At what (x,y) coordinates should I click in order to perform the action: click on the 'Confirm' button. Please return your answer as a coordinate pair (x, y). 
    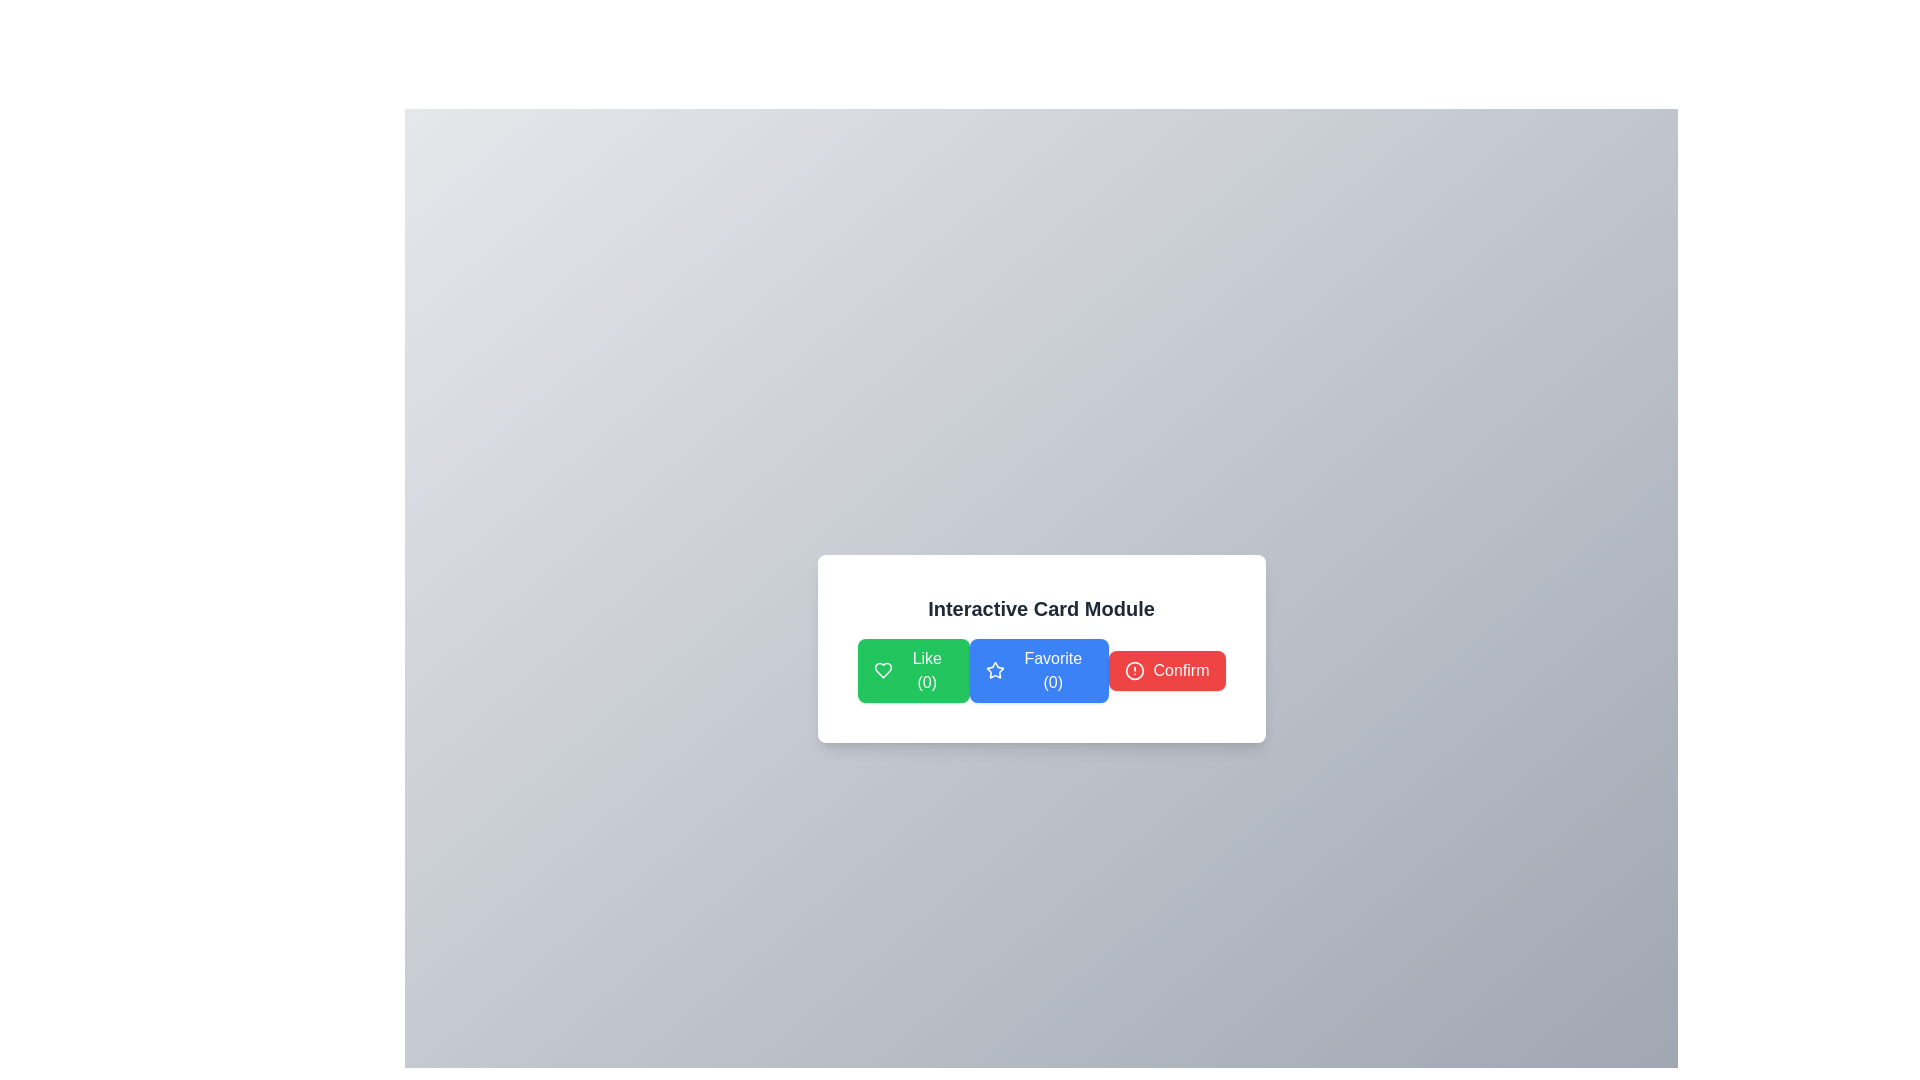
    Looking at the image, I should click on (1167, 671).